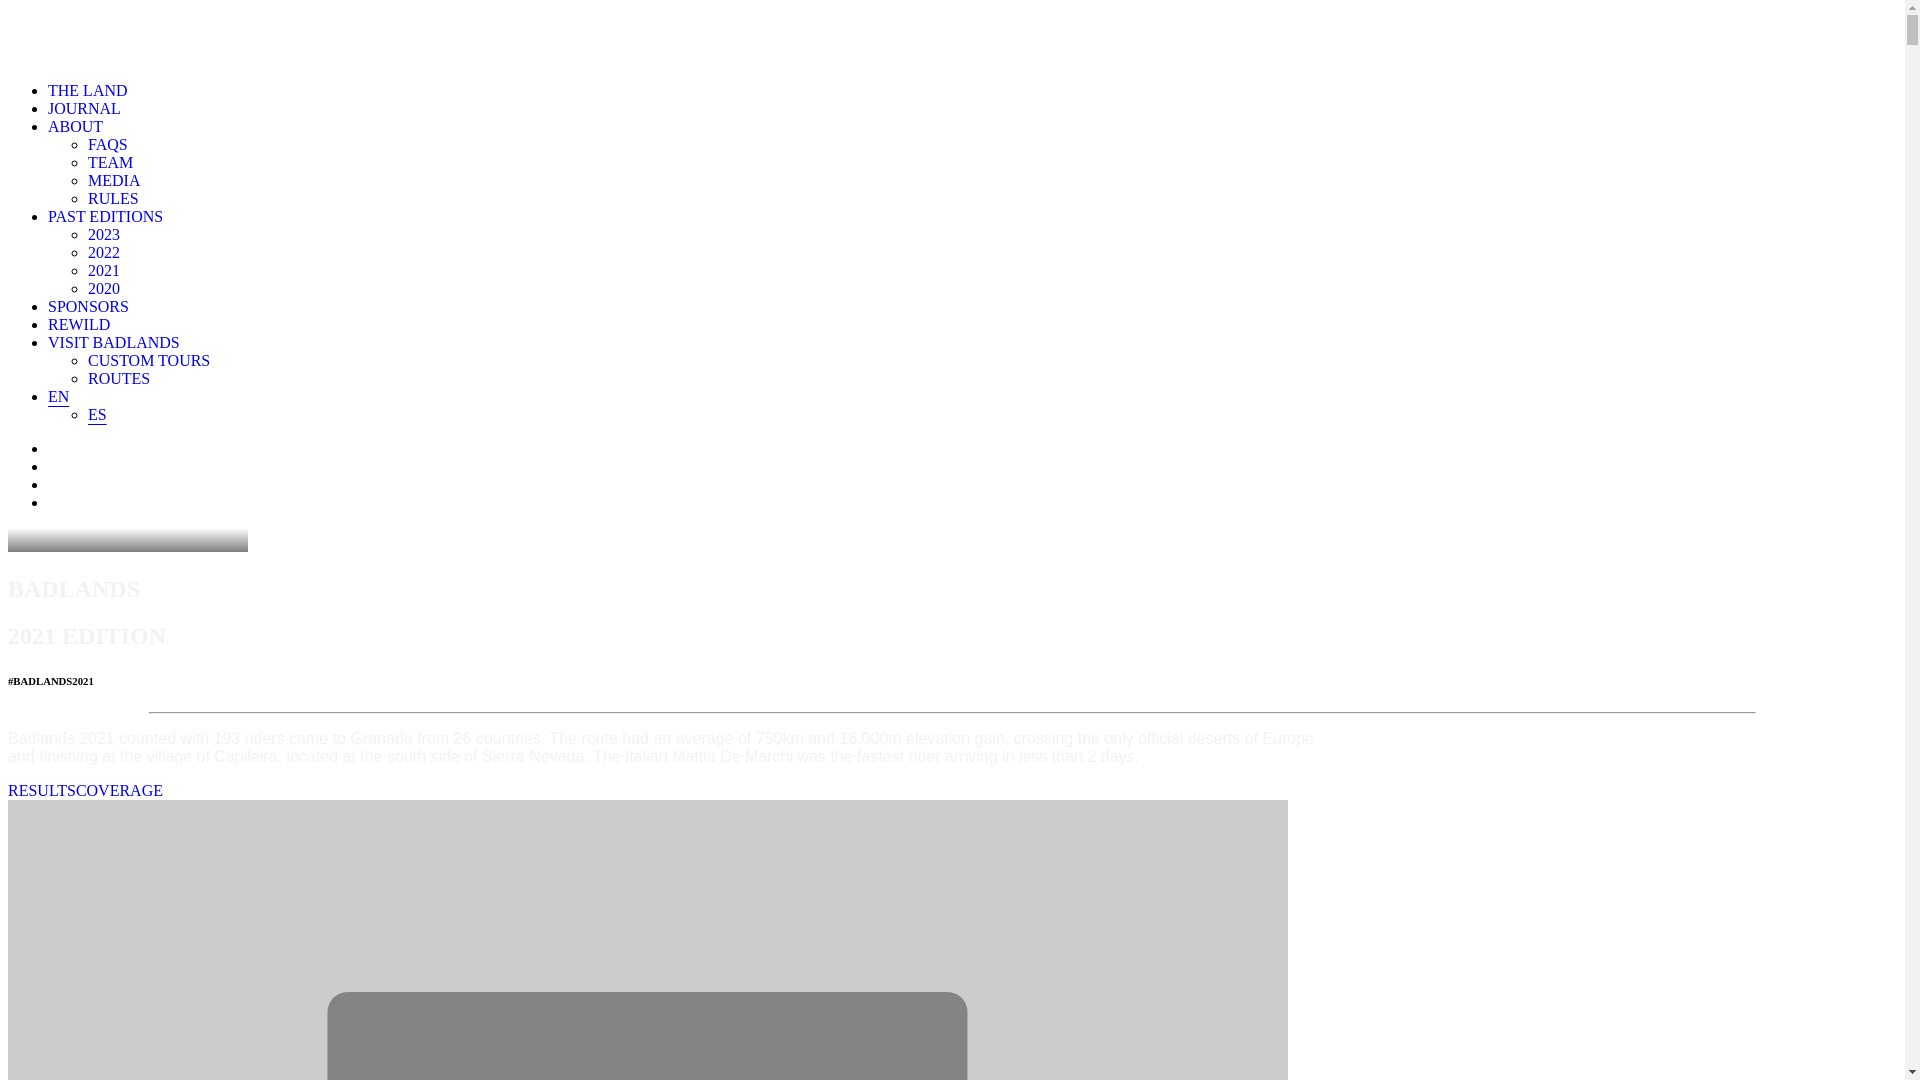  I want to click on 'JOURNAL', so click(83, 108).